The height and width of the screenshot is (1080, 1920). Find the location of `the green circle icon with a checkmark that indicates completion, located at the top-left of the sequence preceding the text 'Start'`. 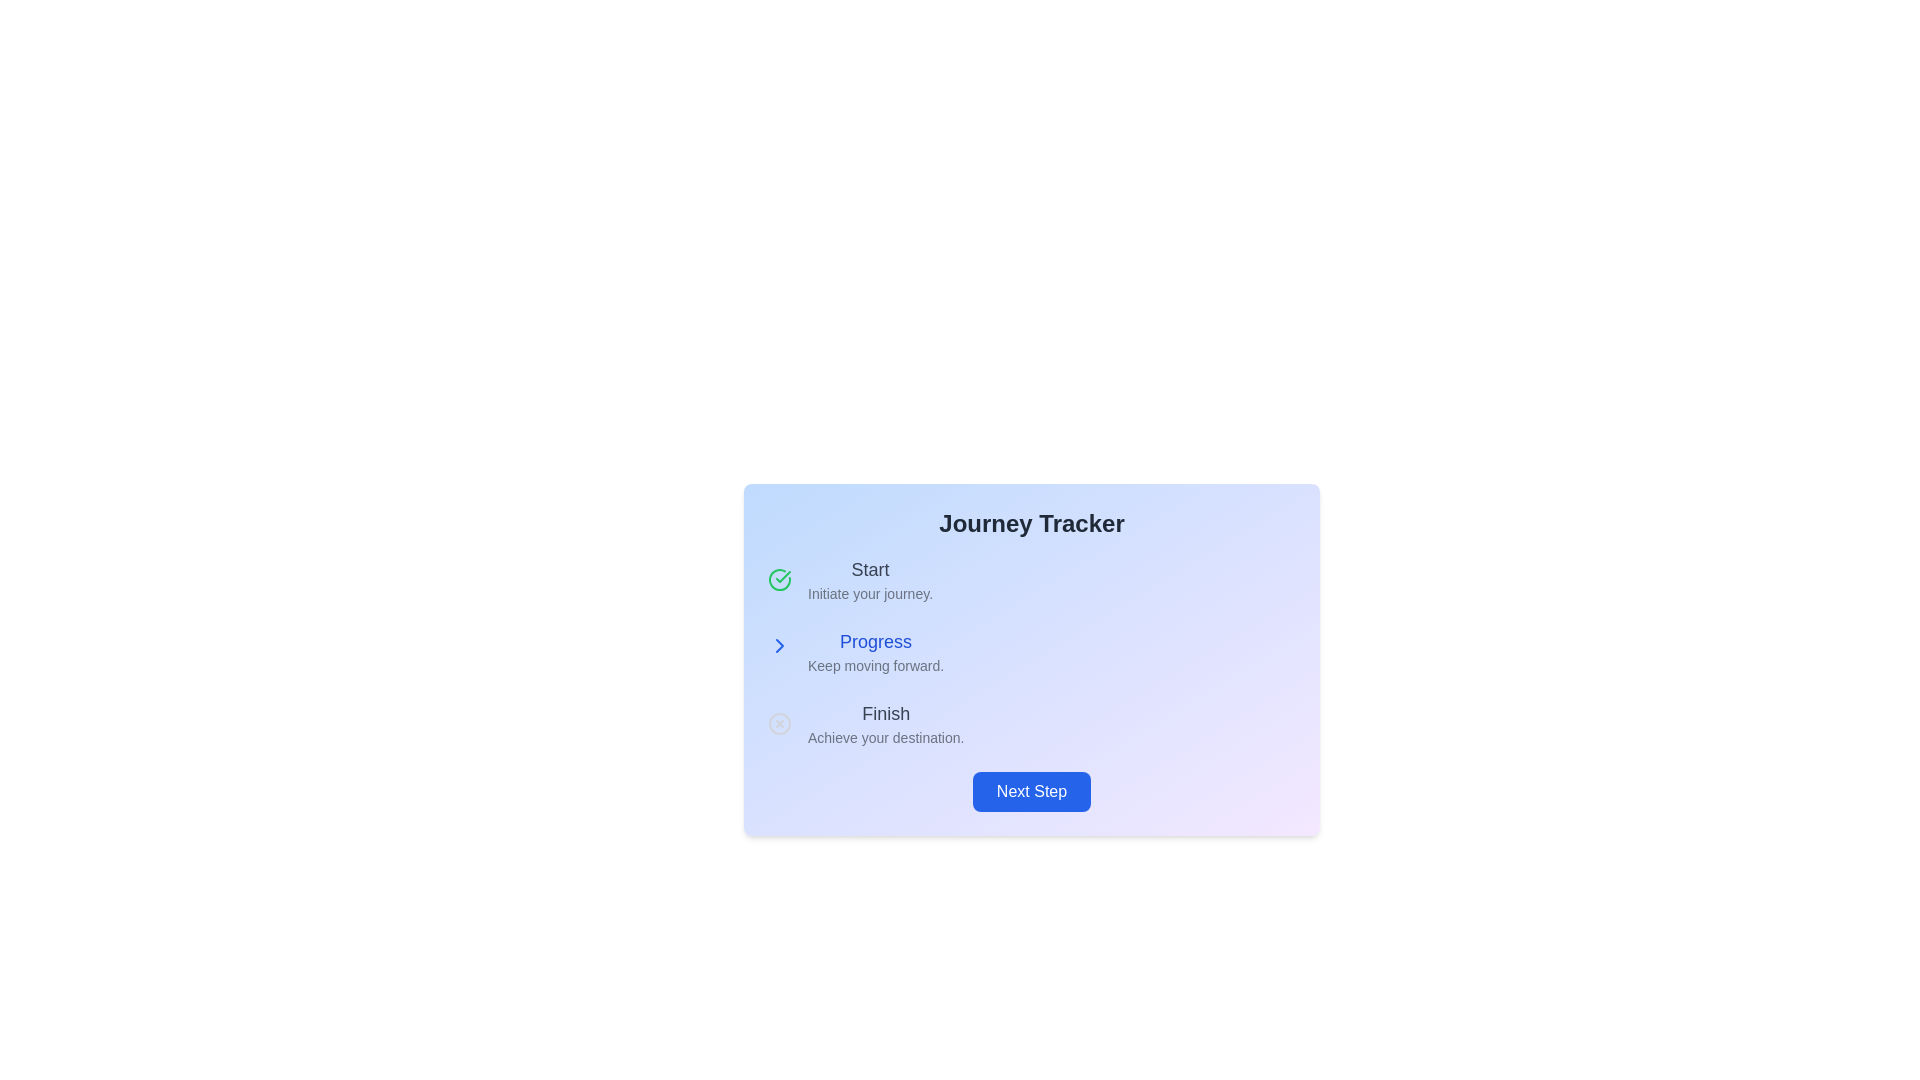

the green circle icon with a checkmark that indicates completion, located at the top-left of the sequence preceding the text 'Start' is located at coordinates (778, 579).